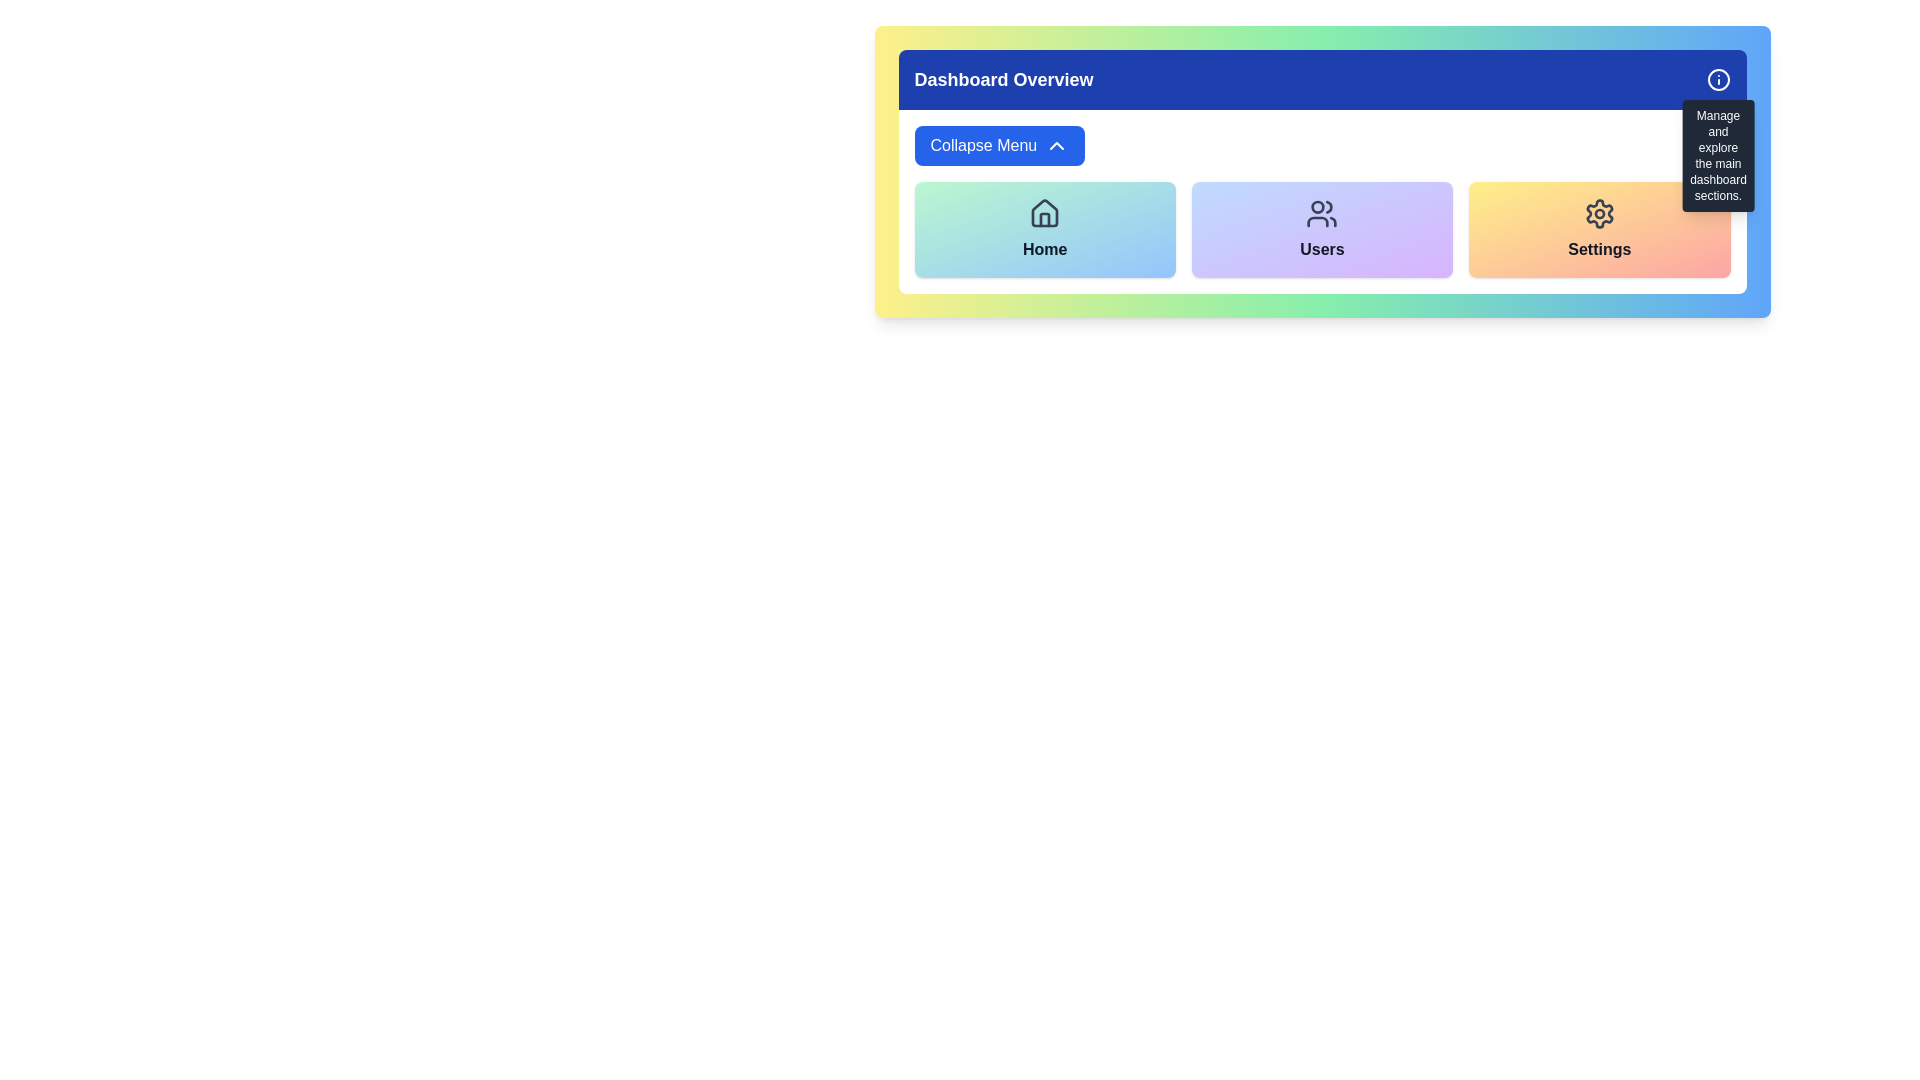 The width and height of the screenshot is (1920, 1080). What do you see at coordinates (1717, 79) in the screenshot?
I see `the larger outer circle of the 'info' icon located in the top-right corner of the application interface` at bounding box center [1717, 79].